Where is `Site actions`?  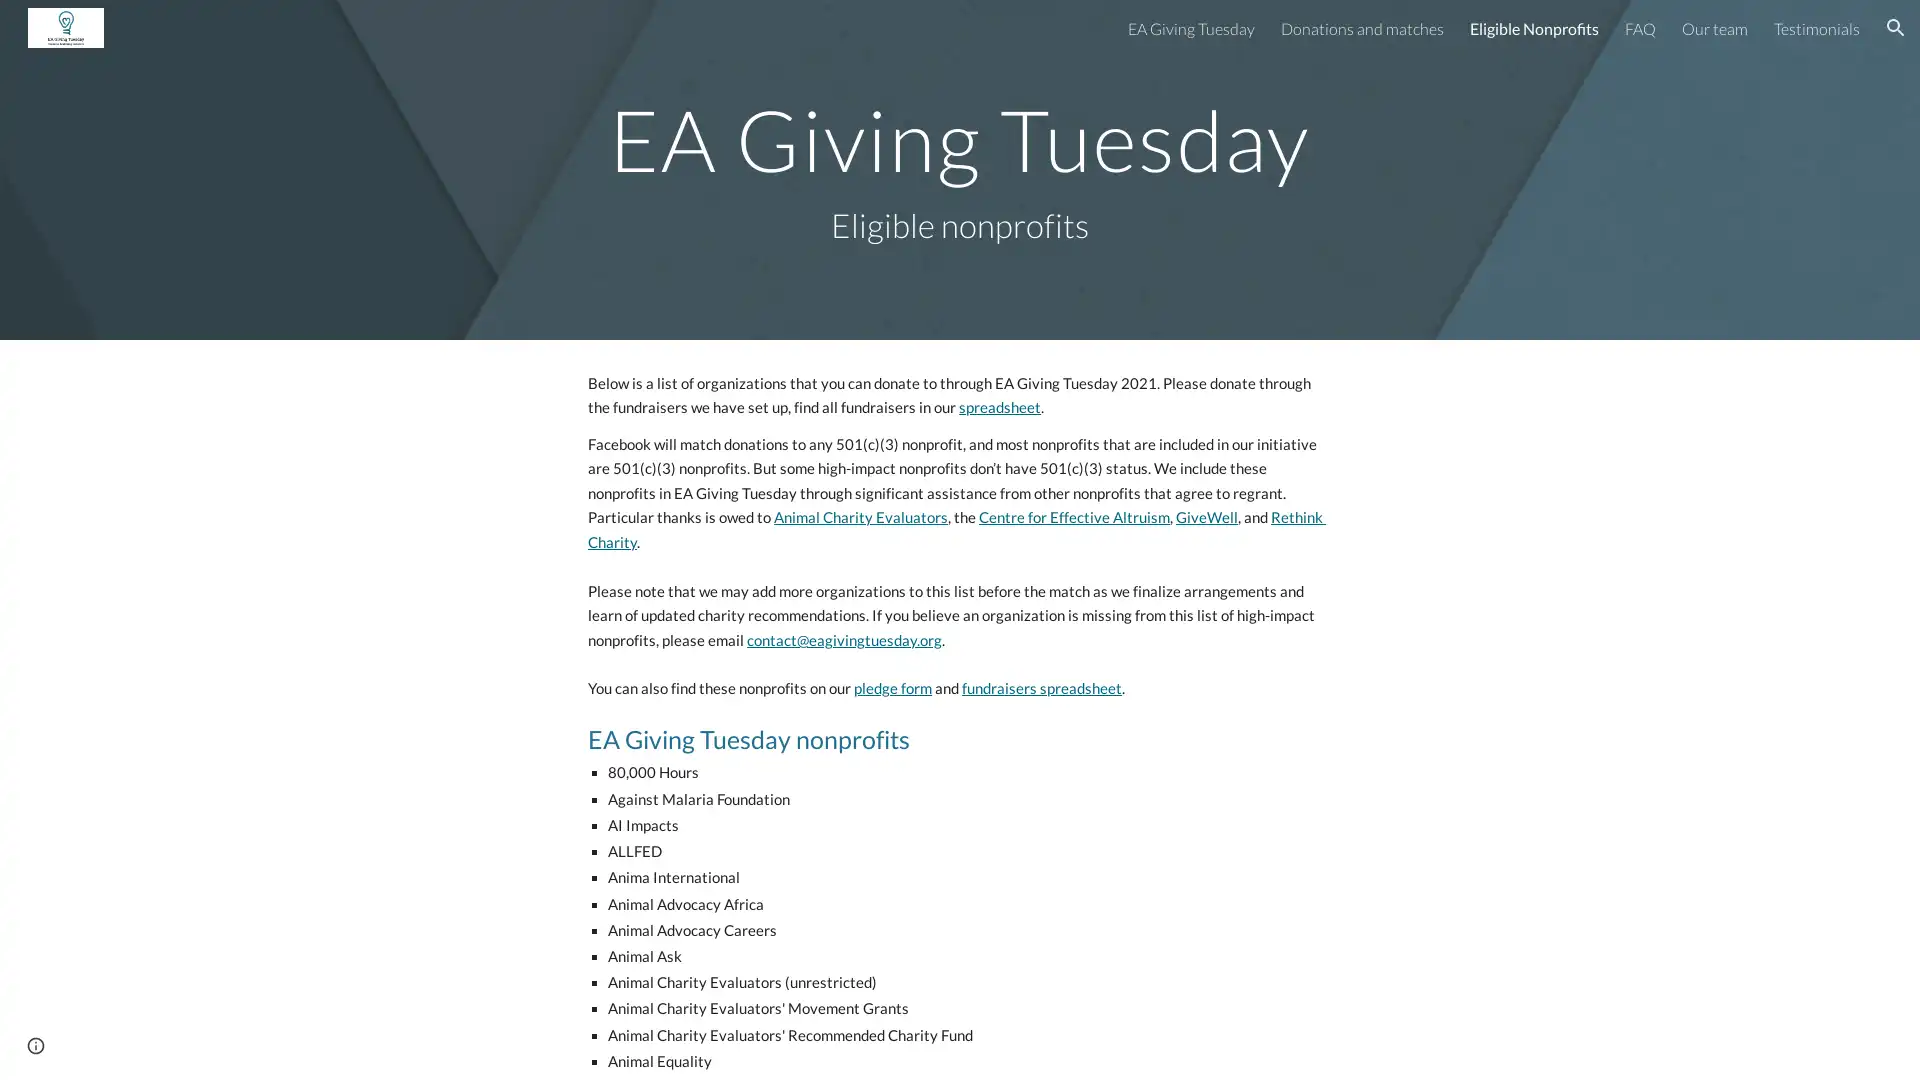
Site actions is located at coordinates (35, 1044).